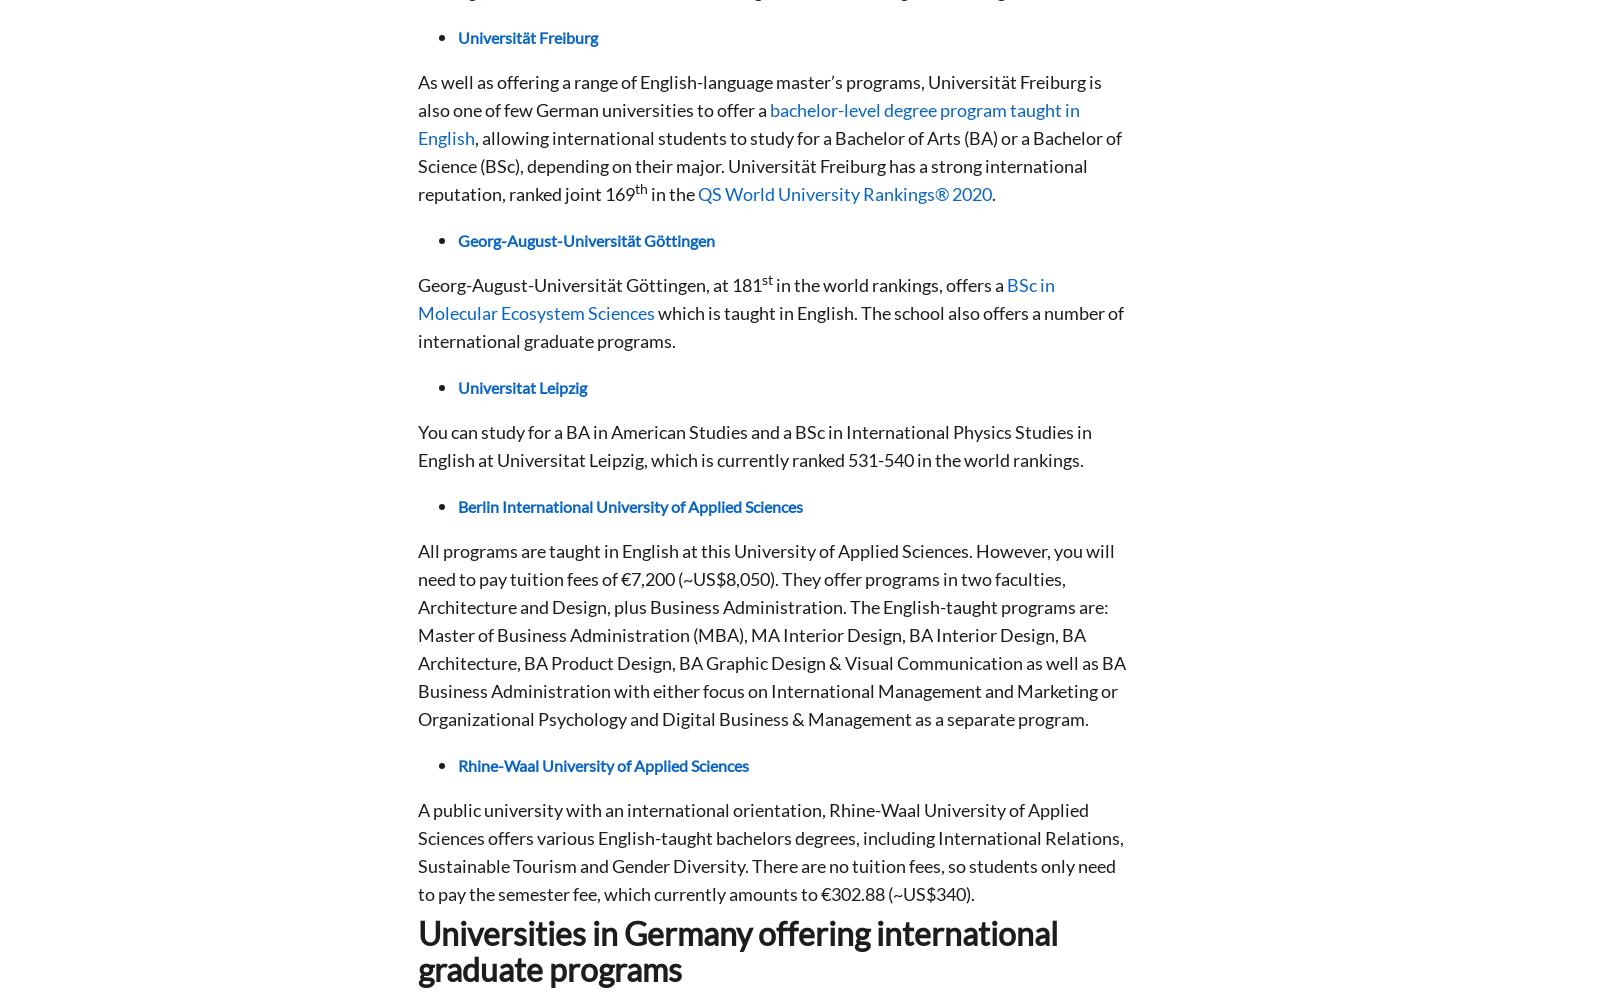 Image resolution: width=1600 pixels, height=997 pixels. What do you see at coordinates (527, 37) in the screenshot?
I see `'Universität Freiburg'` at bounding box center [527, 37].